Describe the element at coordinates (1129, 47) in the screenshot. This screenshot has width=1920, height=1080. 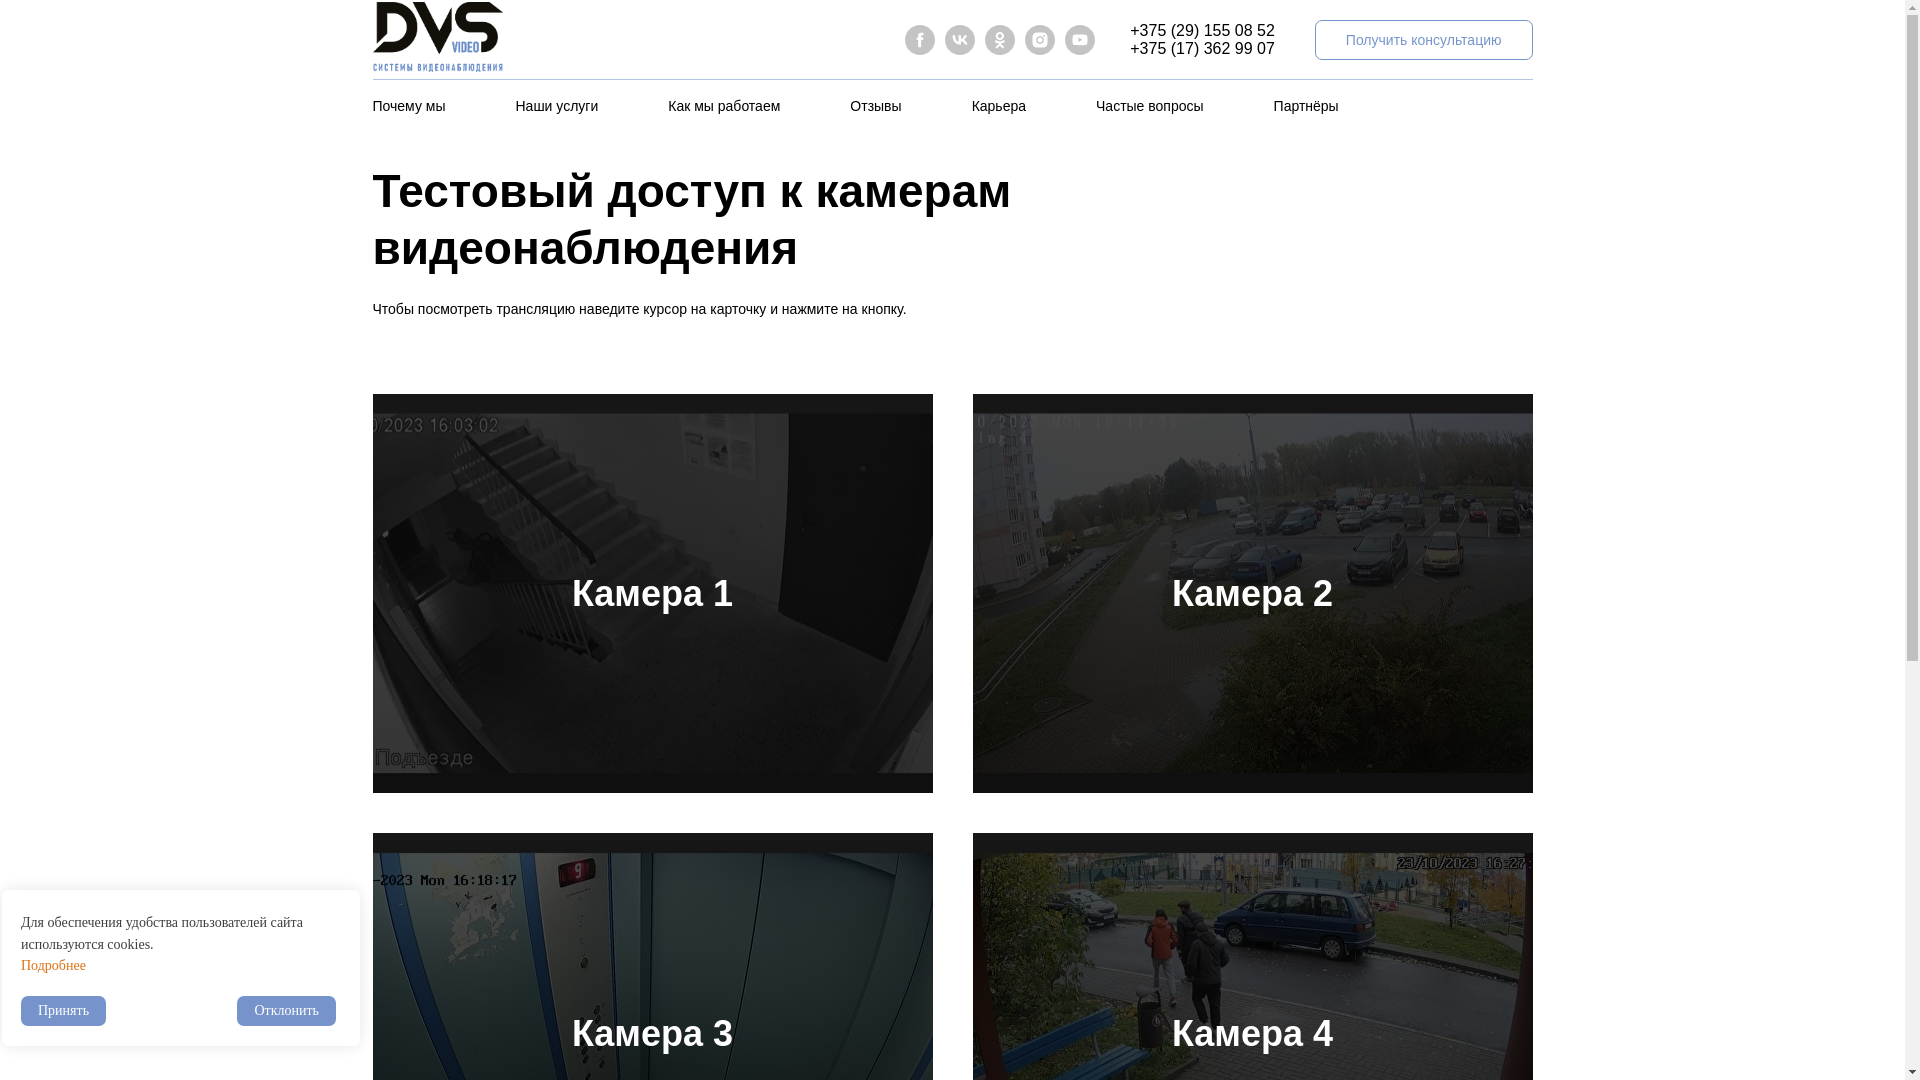
I see `'+375 (17) 362 99 07'` at that location.